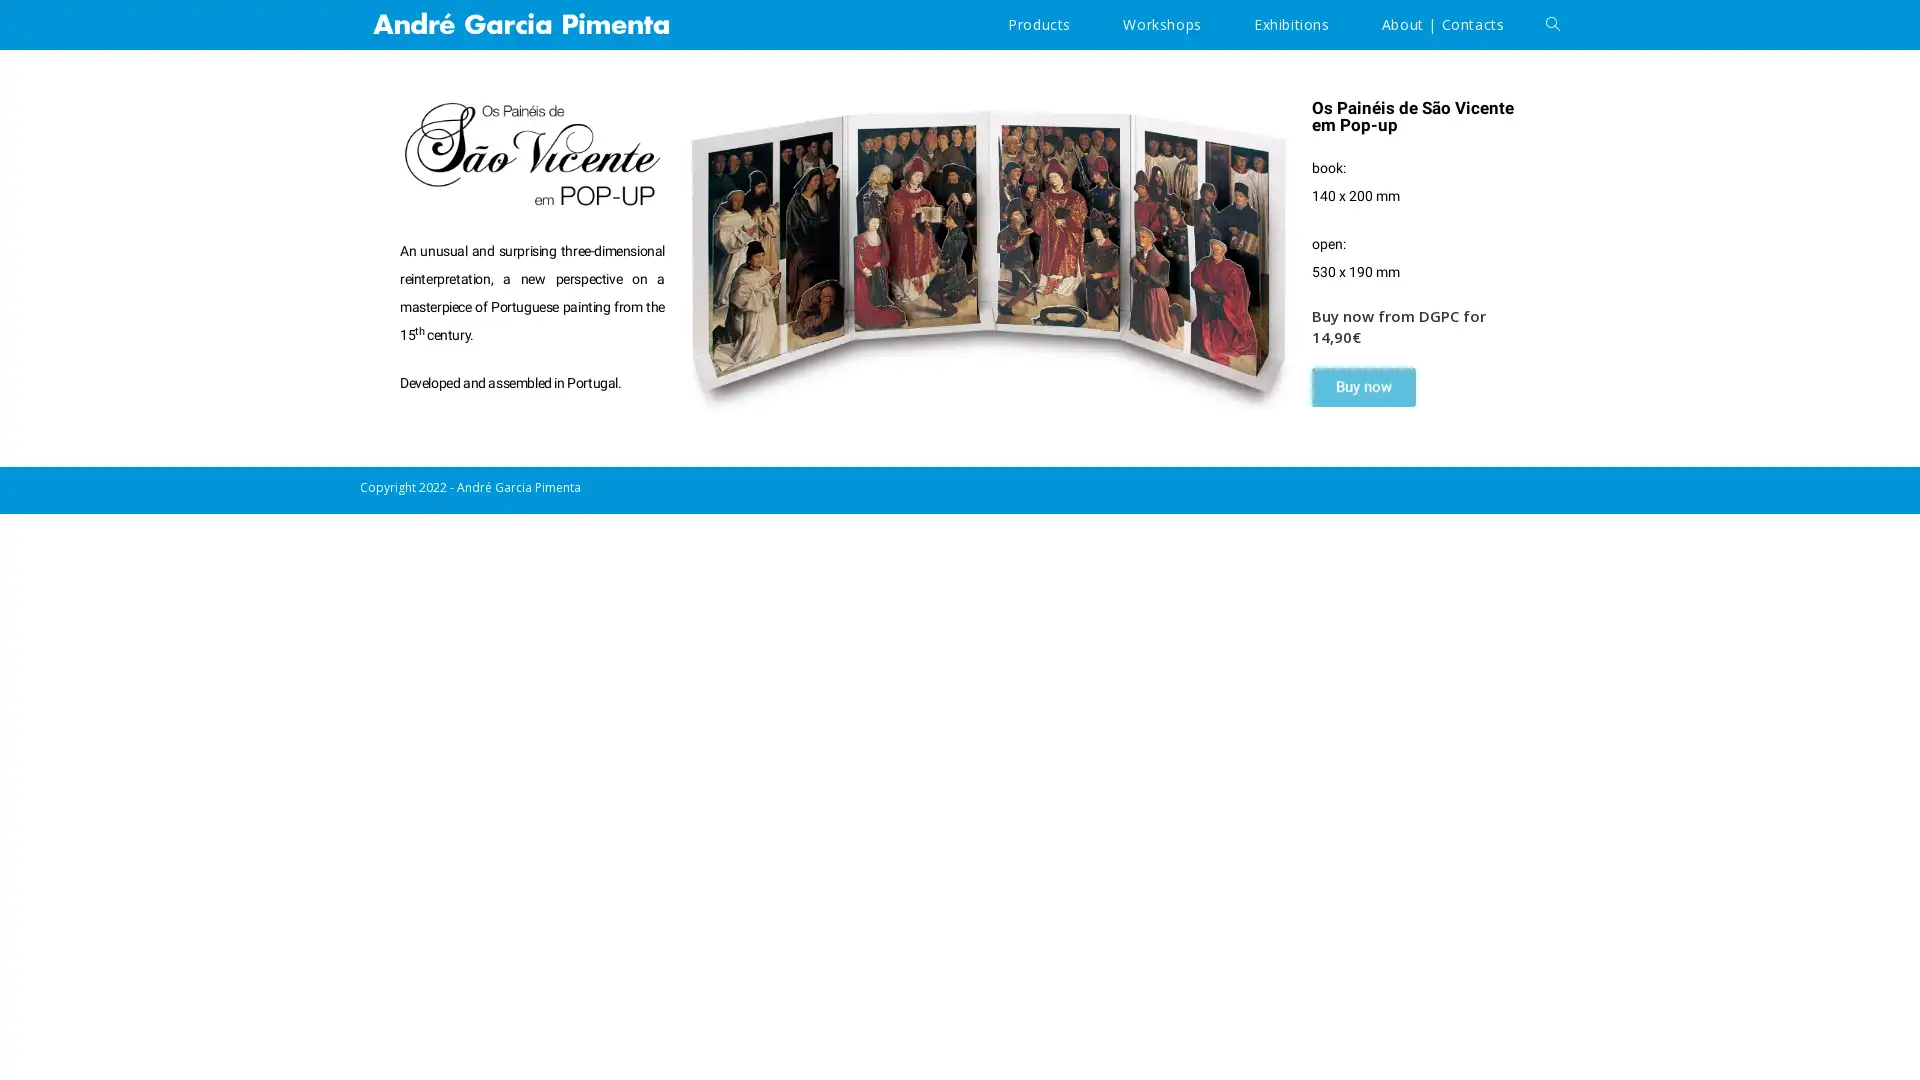  What do you see at coordinates (1362, 387) in the screenshot?
I see `Buy now` at bounding box center [1362, 387].